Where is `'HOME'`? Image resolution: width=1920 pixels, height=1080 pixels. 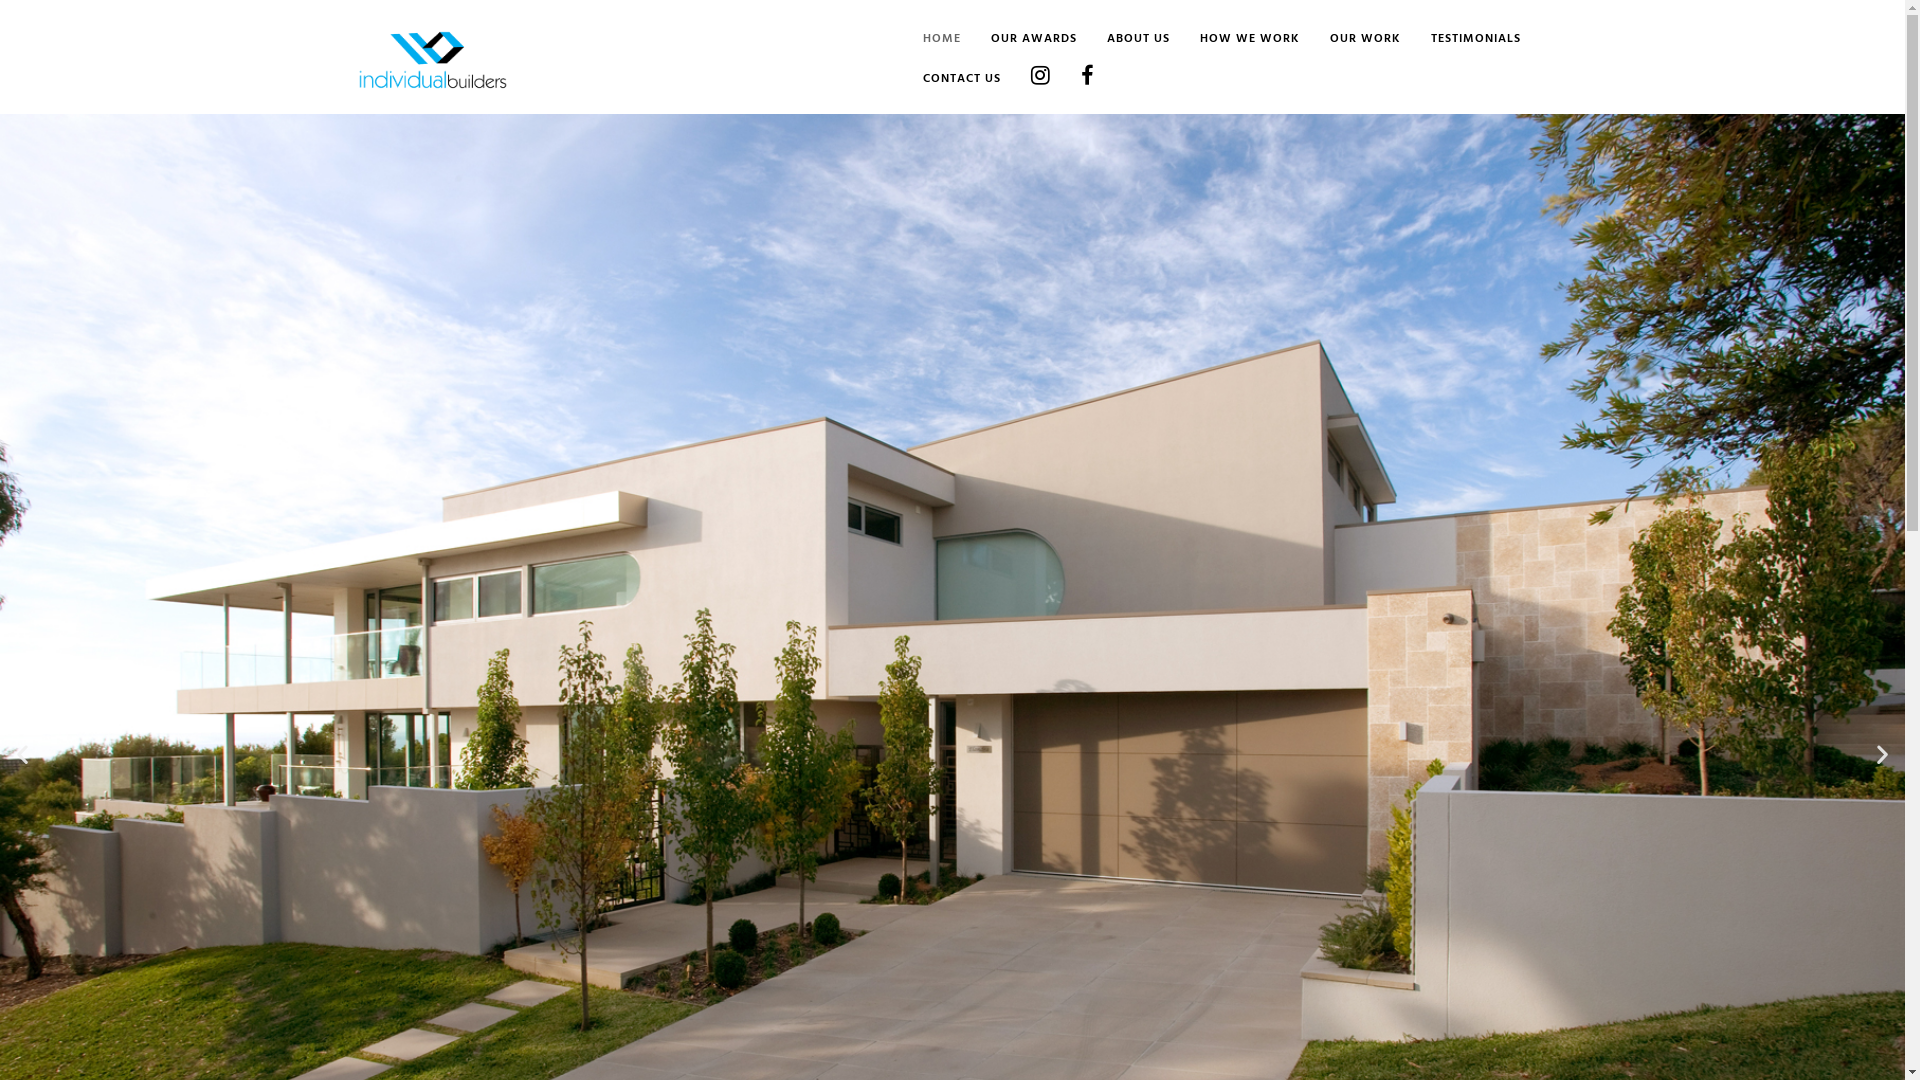 'HOME' is located at coordinates (925, 39).